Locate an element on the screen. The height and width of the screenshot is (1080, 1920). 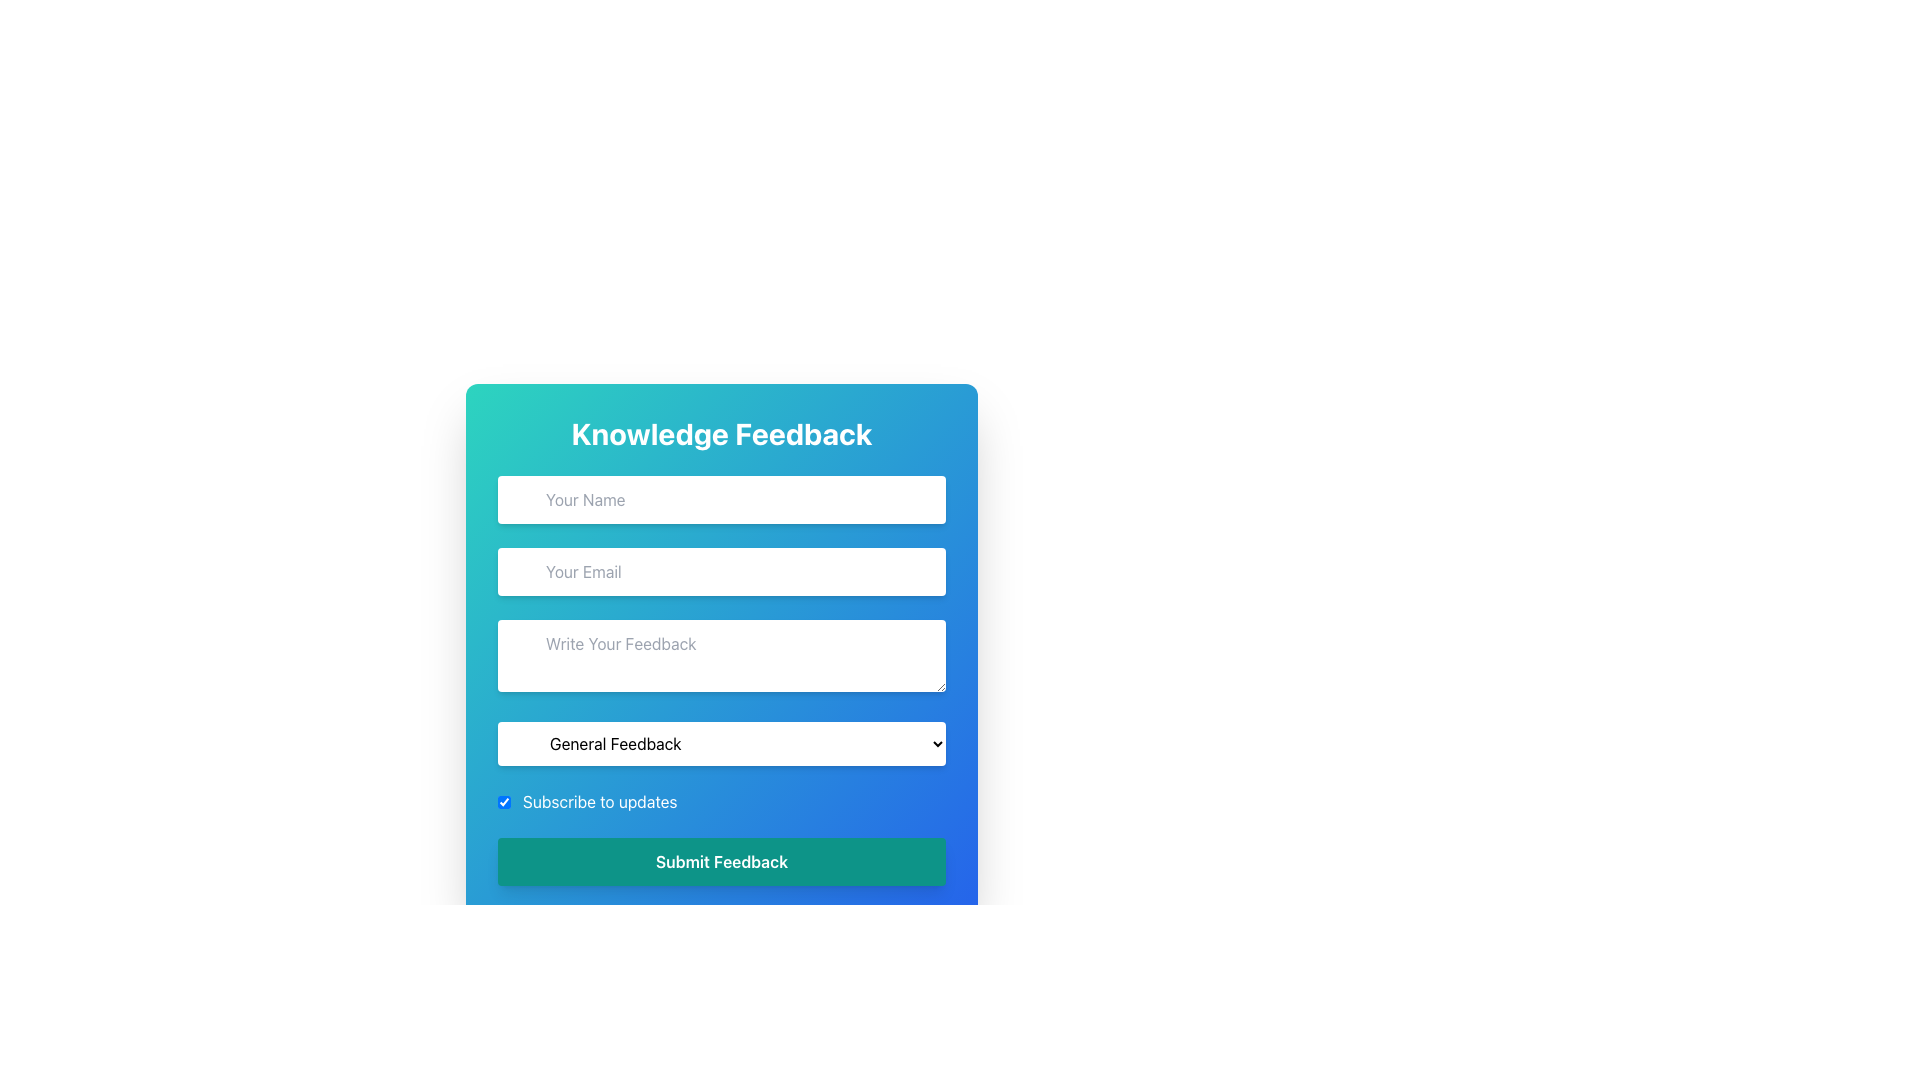
header text 'Knowledge Feedback' which is styled in bold, large-sized, white font, positioned at the top center of the feedback form panel is located at coordinates (720, 433).